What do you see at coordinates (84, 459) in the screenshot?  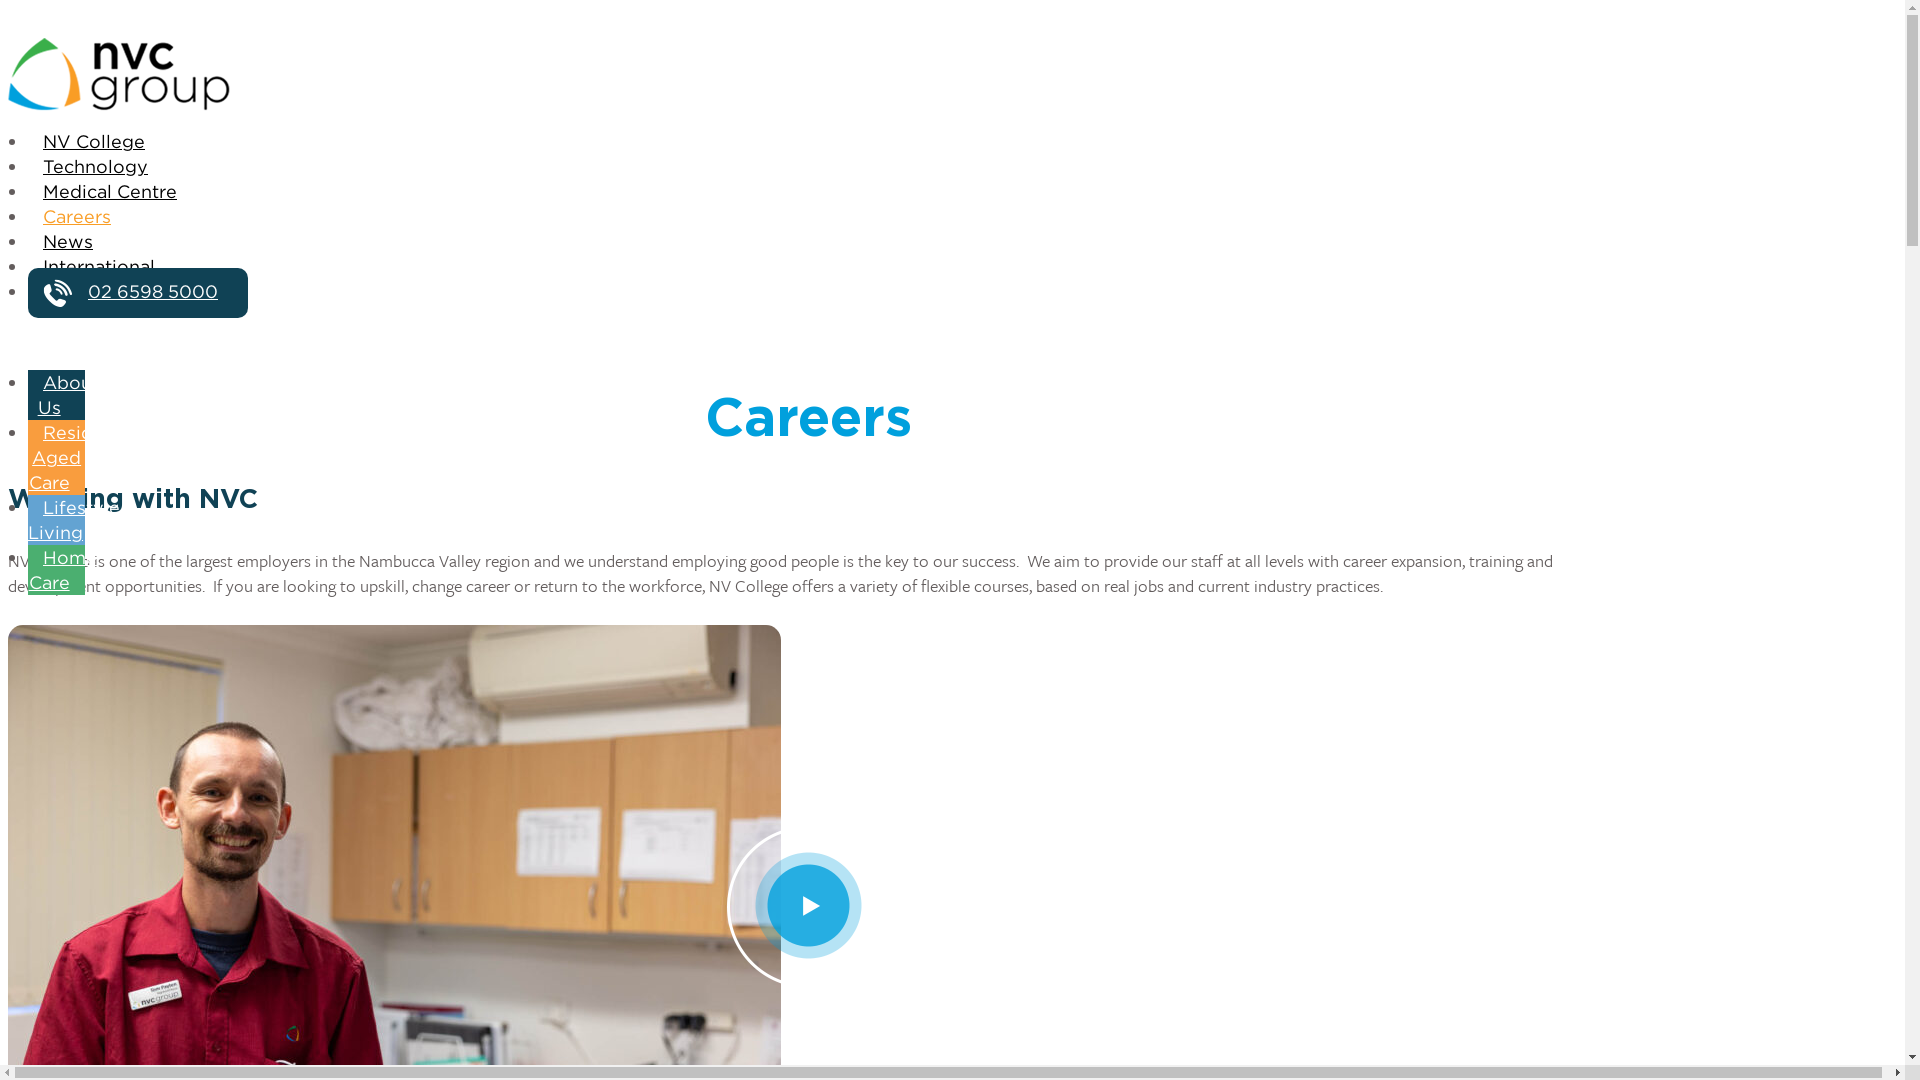 I see `'Residential Aged Care'` at bounding box center [84, 459].